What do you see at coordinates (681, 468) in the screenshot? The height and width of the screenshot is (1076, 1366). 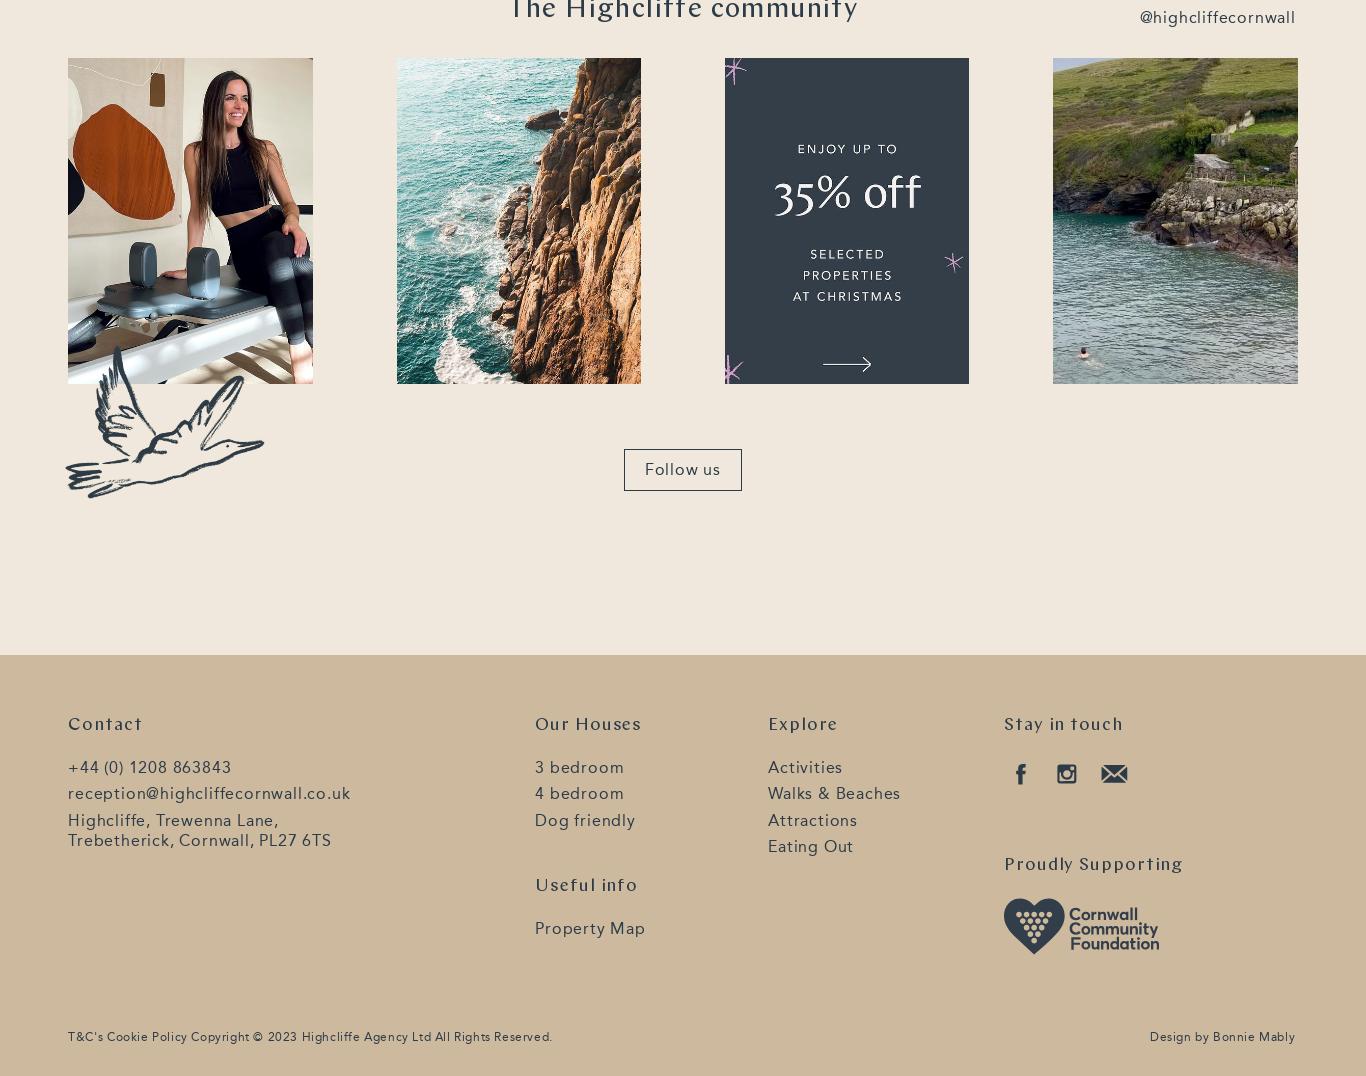 I see `'Follow us'` at bounding box center [681, 468].